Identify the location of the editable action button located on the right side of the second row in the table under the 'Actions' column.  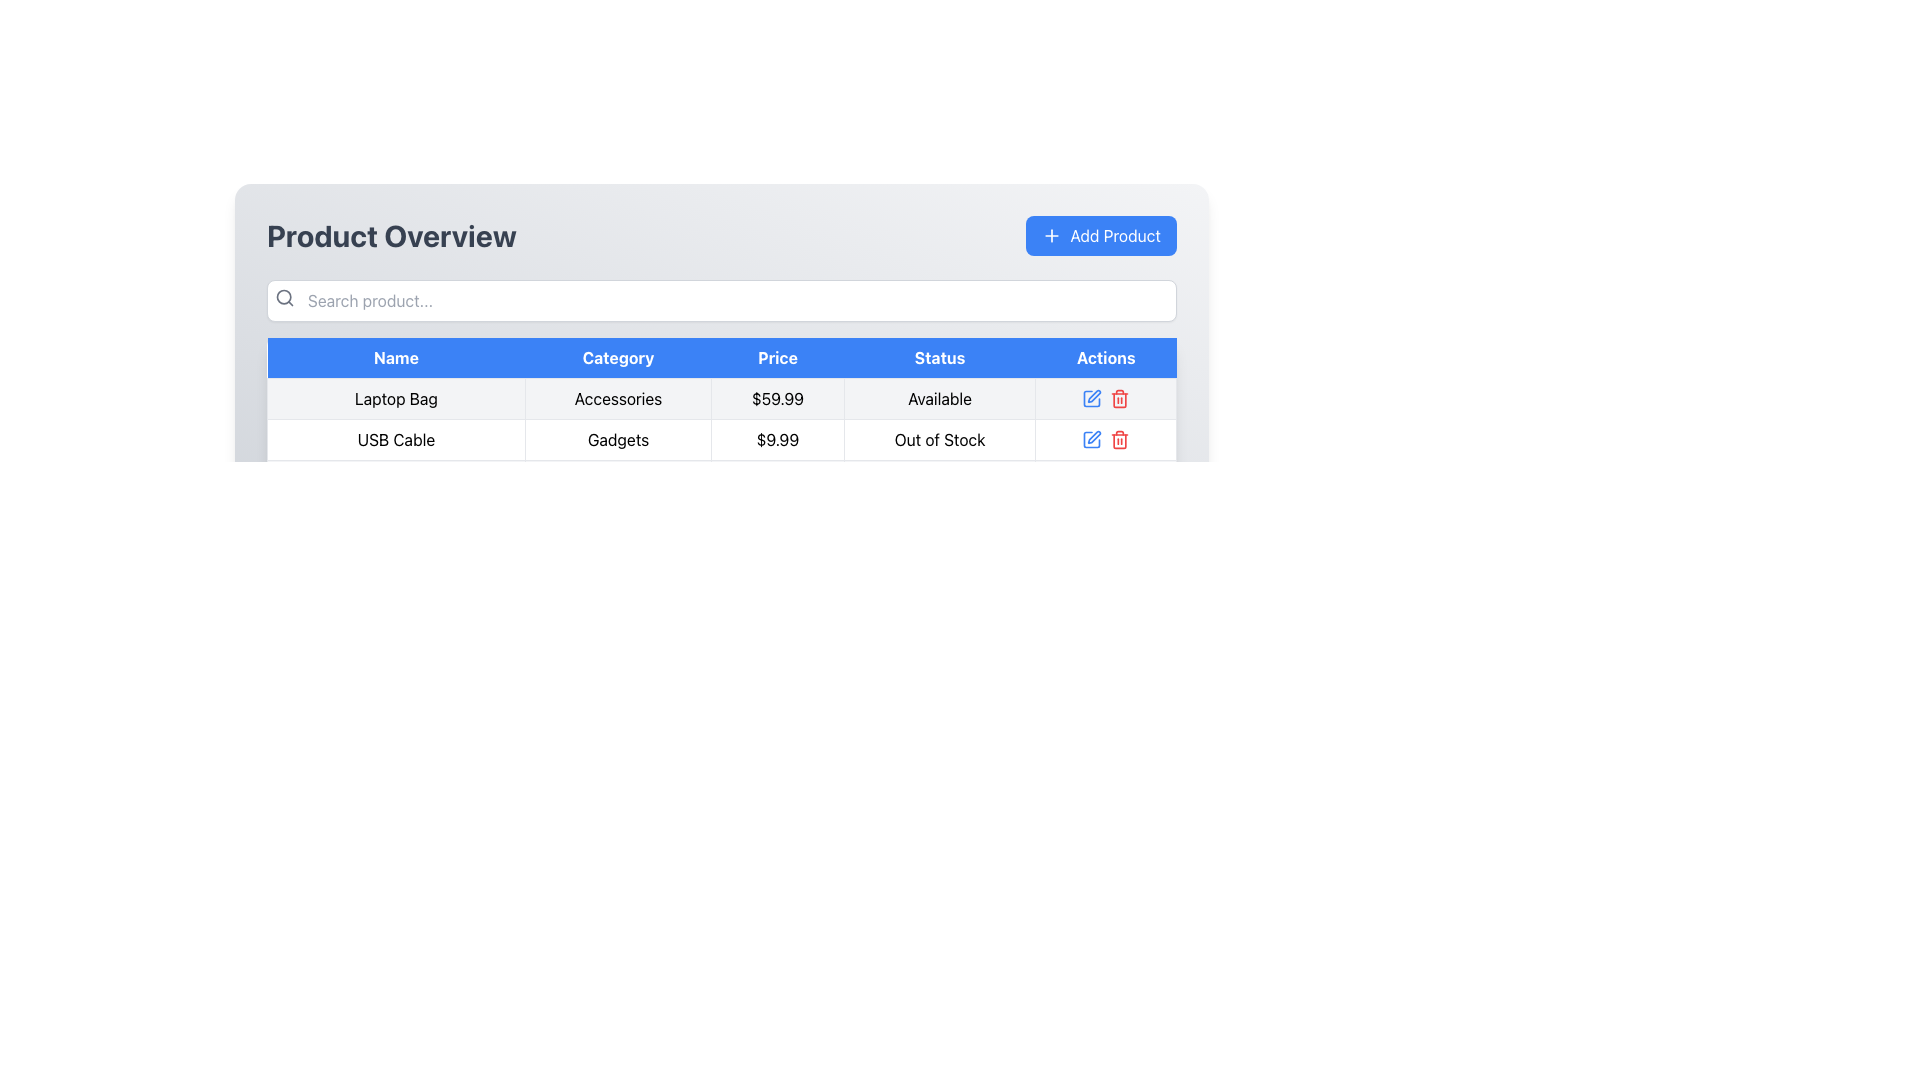
(1091, 438).